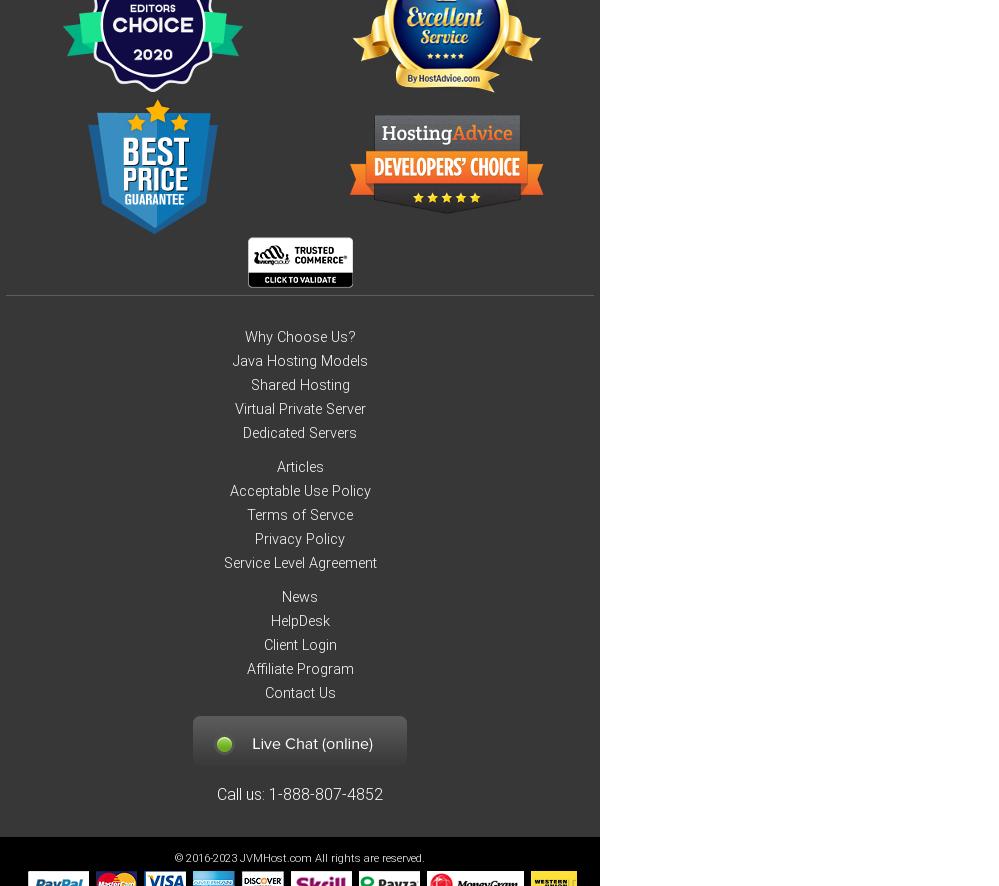 This screenshot has height=886, width=999. What do you see at coordinates (298, 385) in the screenshot?
I see `'Shared Hosting'` at bounding box center [298, 385].